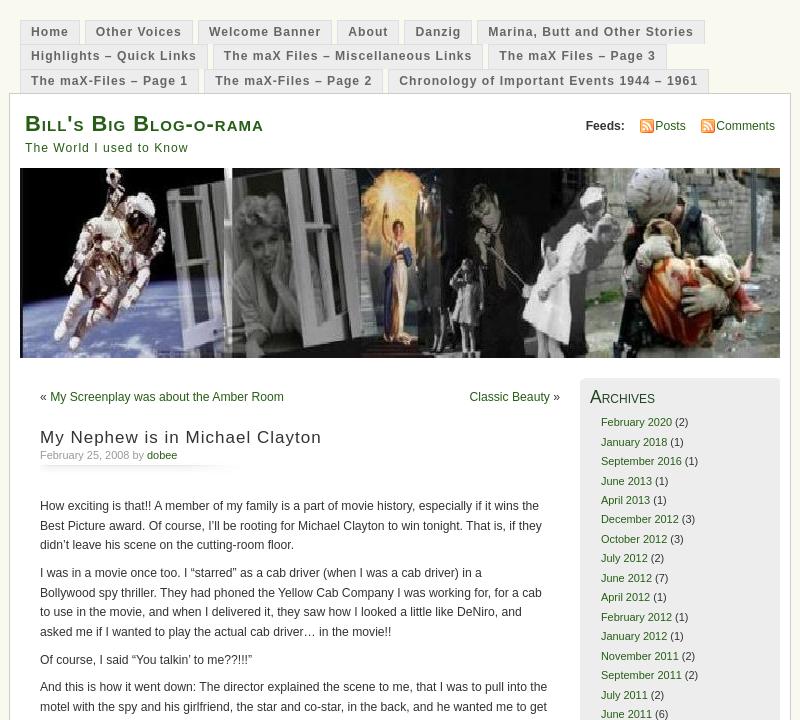 The image size is (800, 720). I want to click on 'February 25, 2008 by', so click(93, 454).